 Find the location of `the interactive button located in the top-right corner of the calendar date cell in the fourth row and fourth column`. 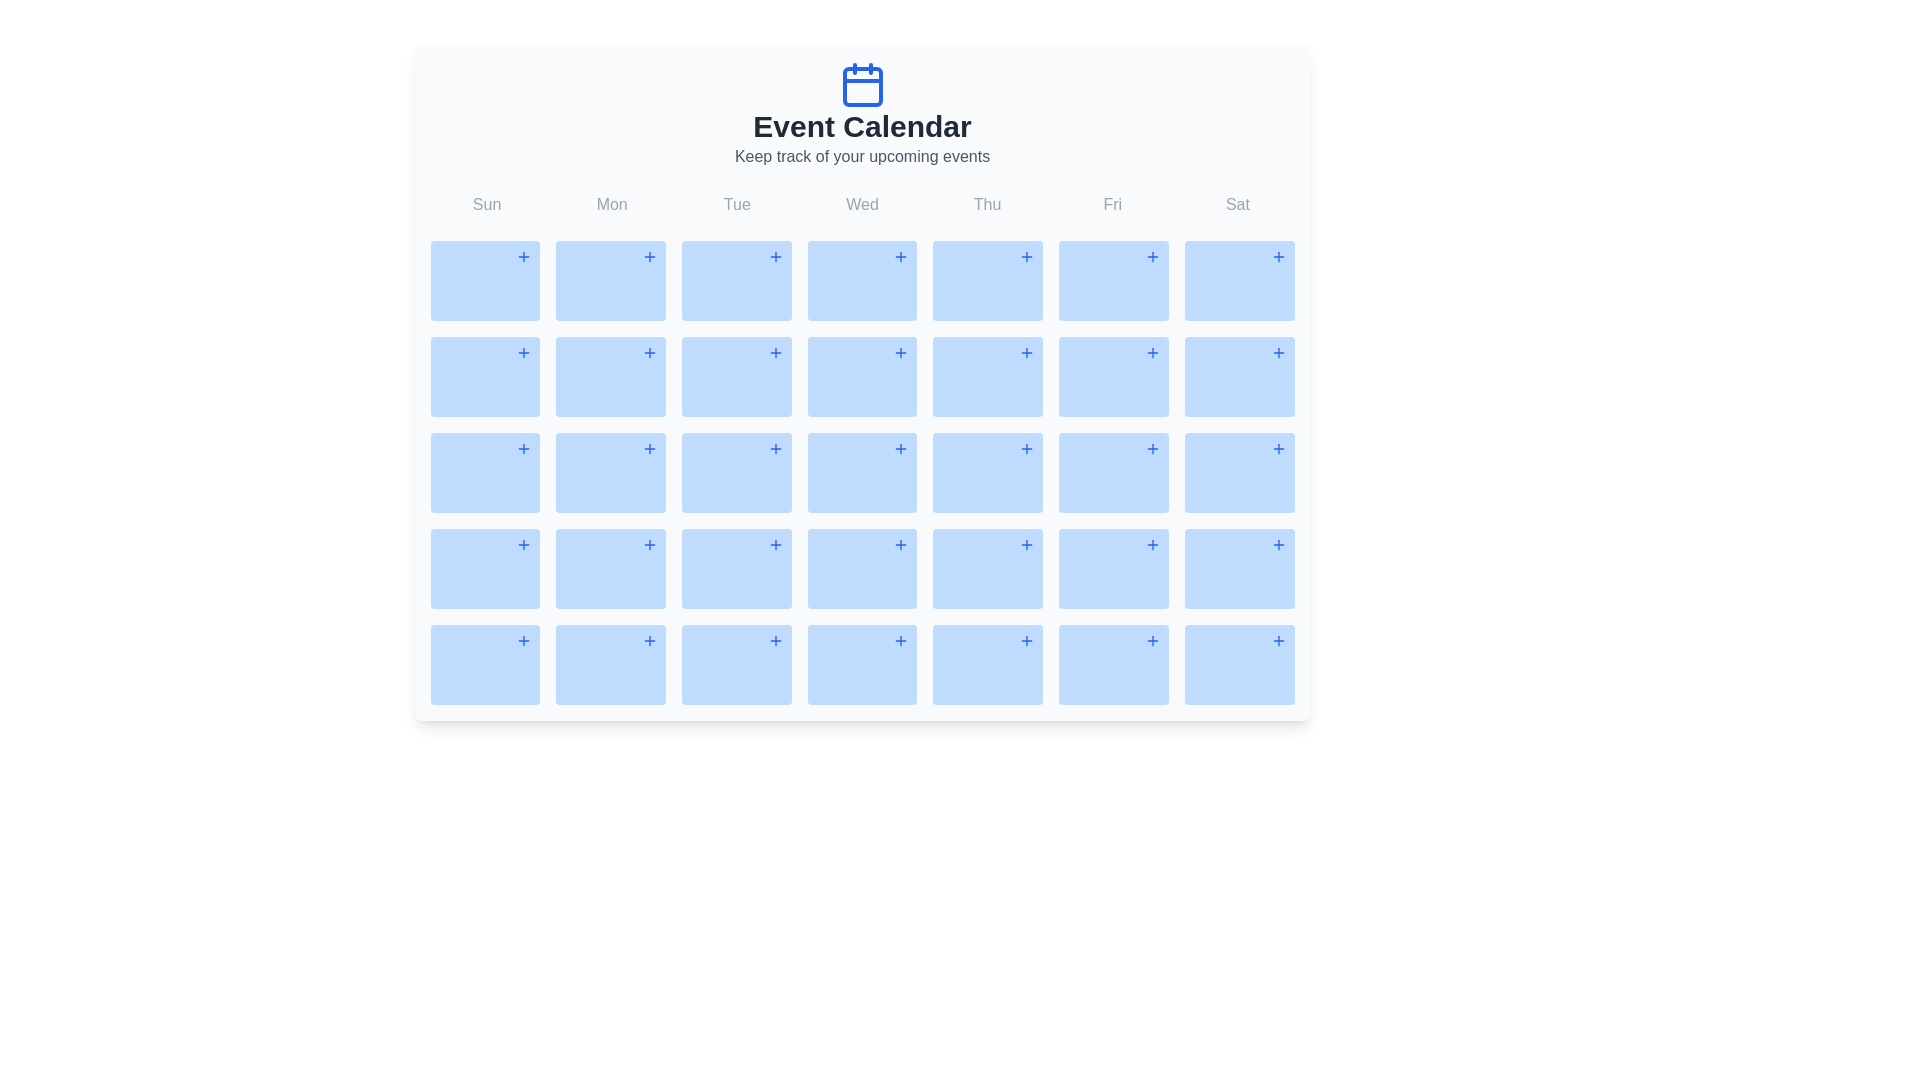

the interactive button located in the top-right corner of the calendar date cell in the fourth row and fourth column is located at coordinates (900, 544).